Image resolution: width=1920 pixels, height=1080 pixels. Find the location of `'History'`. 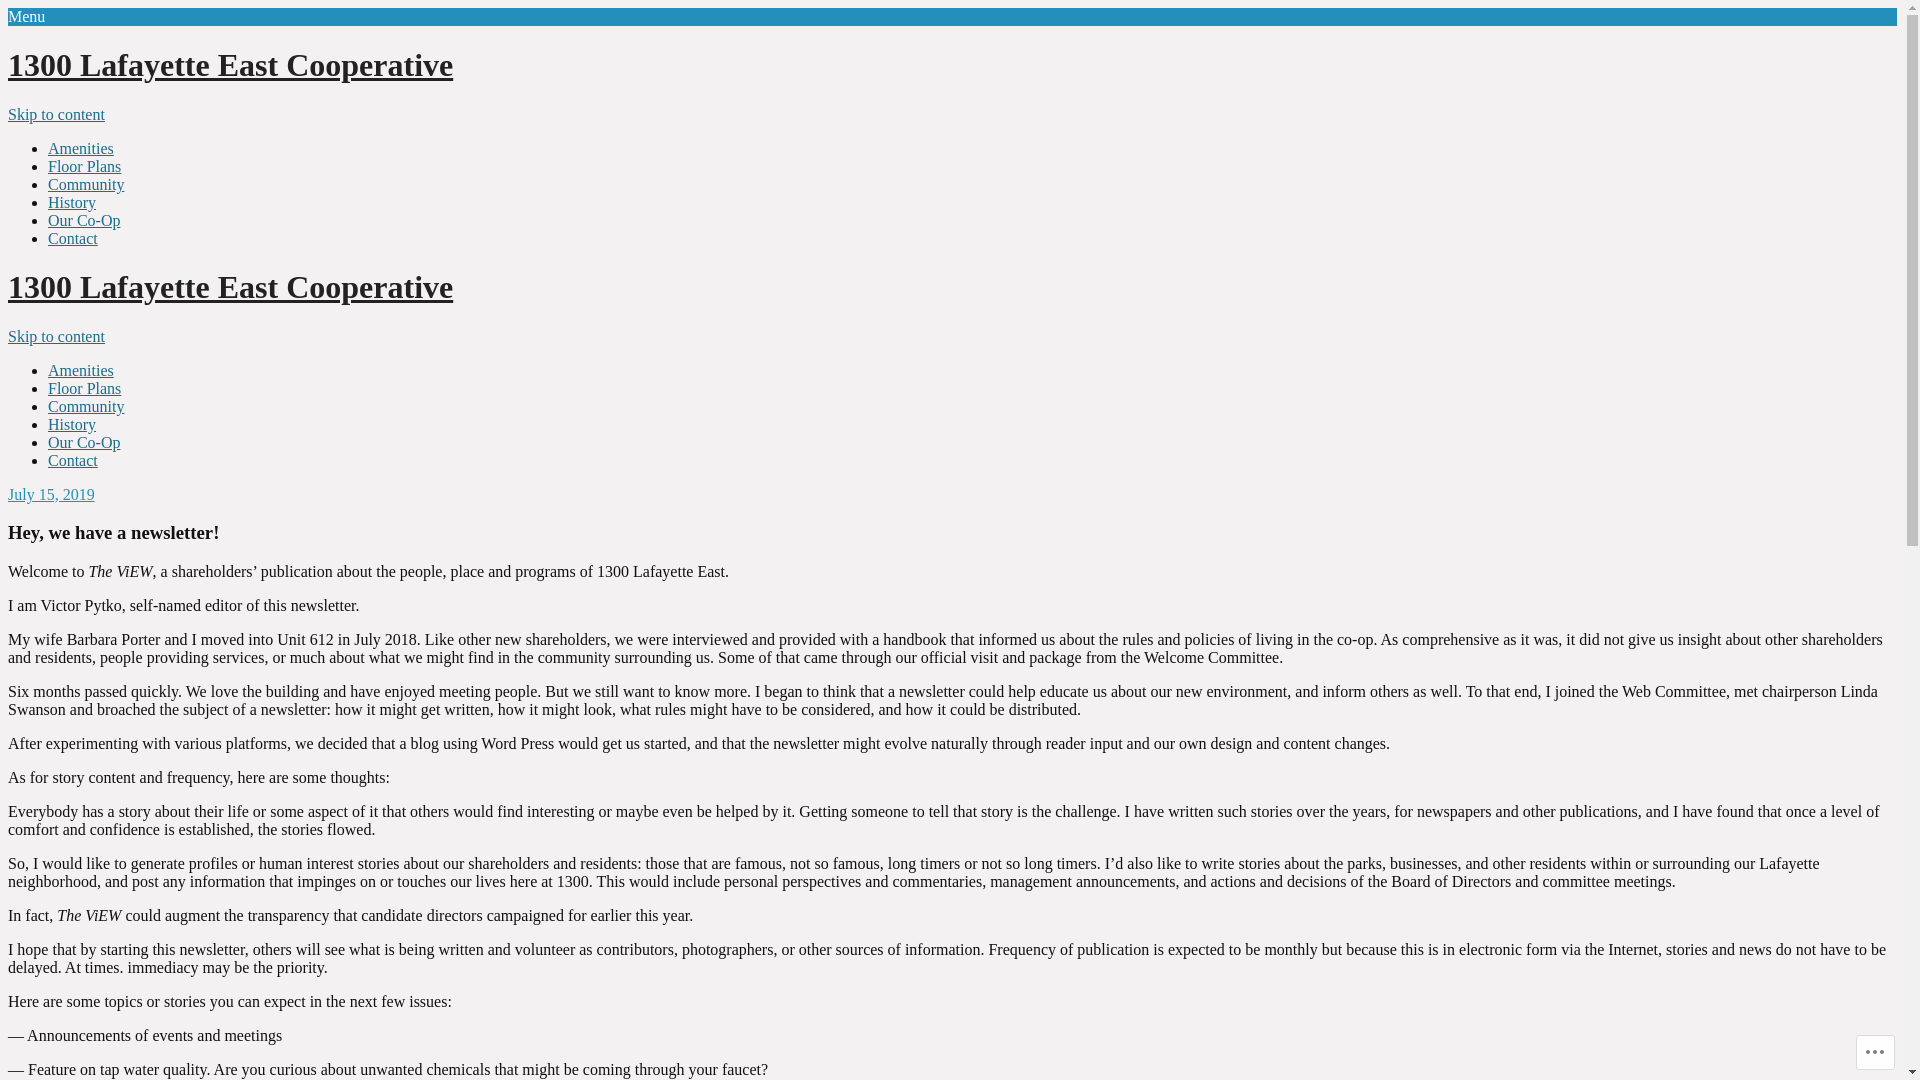

'History' is located at coordinates (48, 423).